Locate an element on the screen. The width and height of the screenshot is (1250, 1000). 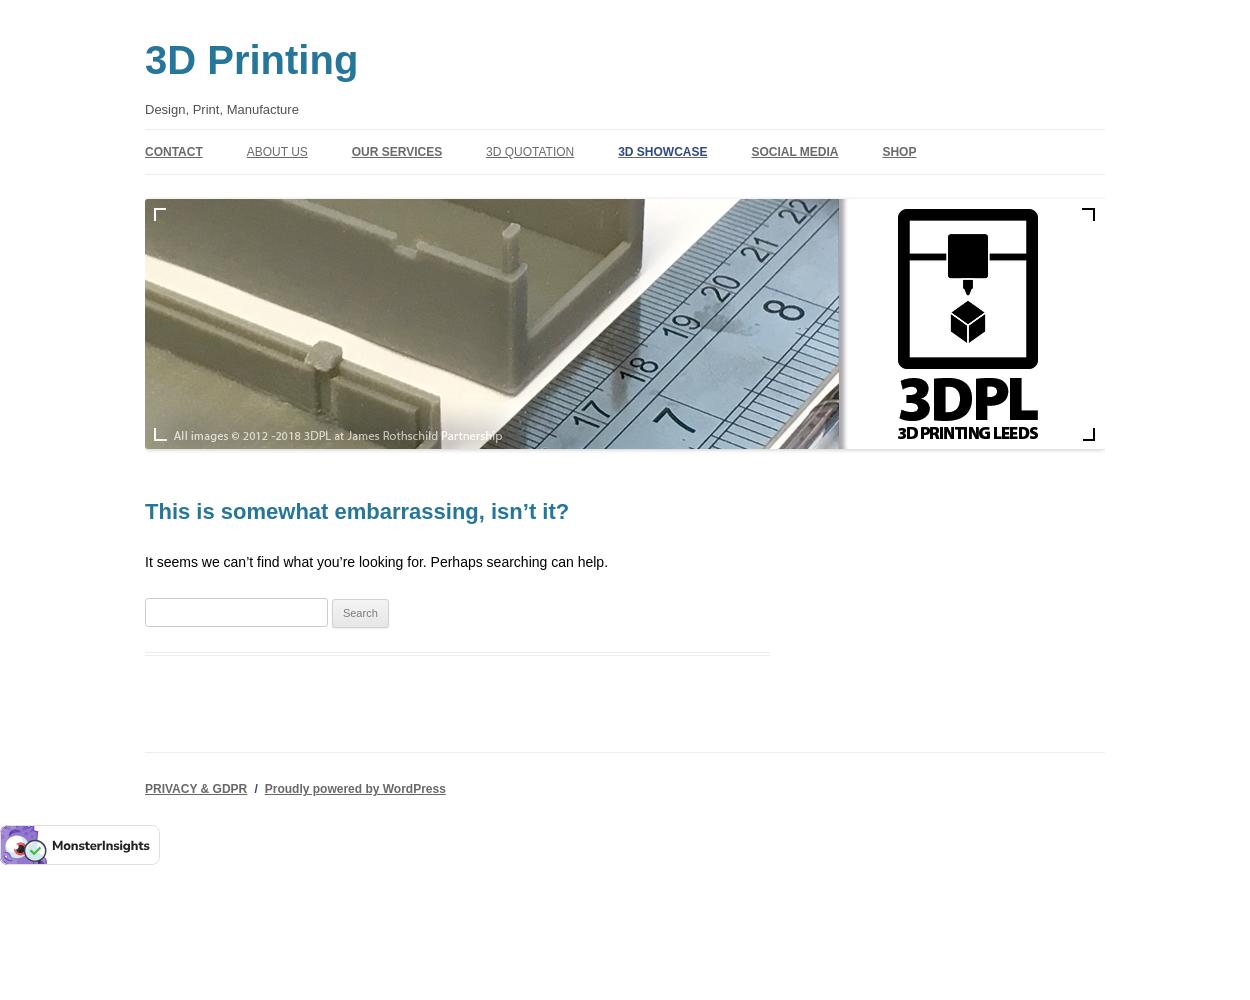
'This is somewhat embarrassing, isn’t it?' is located at coordinates (356, 511).